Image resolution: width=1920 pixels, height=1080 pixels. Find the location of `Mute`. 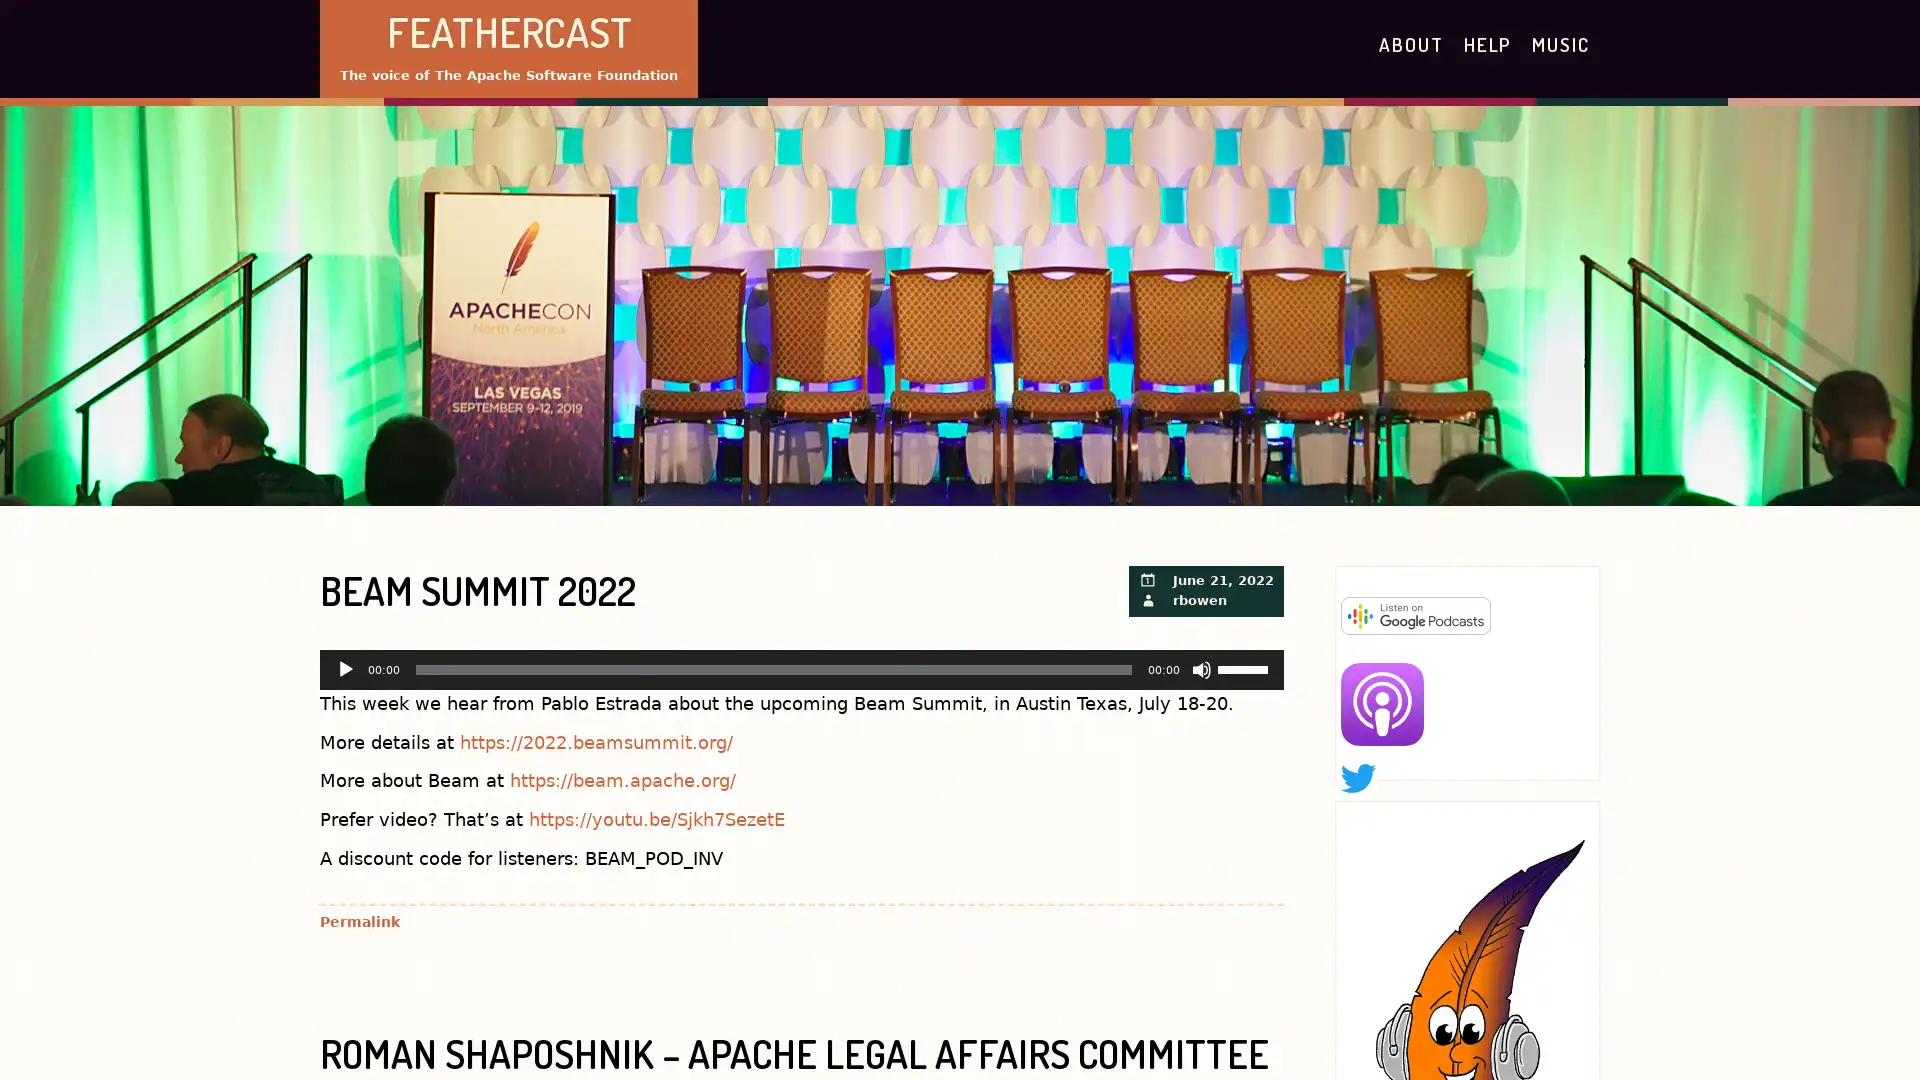

Mute is located at coordinates (1200, 668).